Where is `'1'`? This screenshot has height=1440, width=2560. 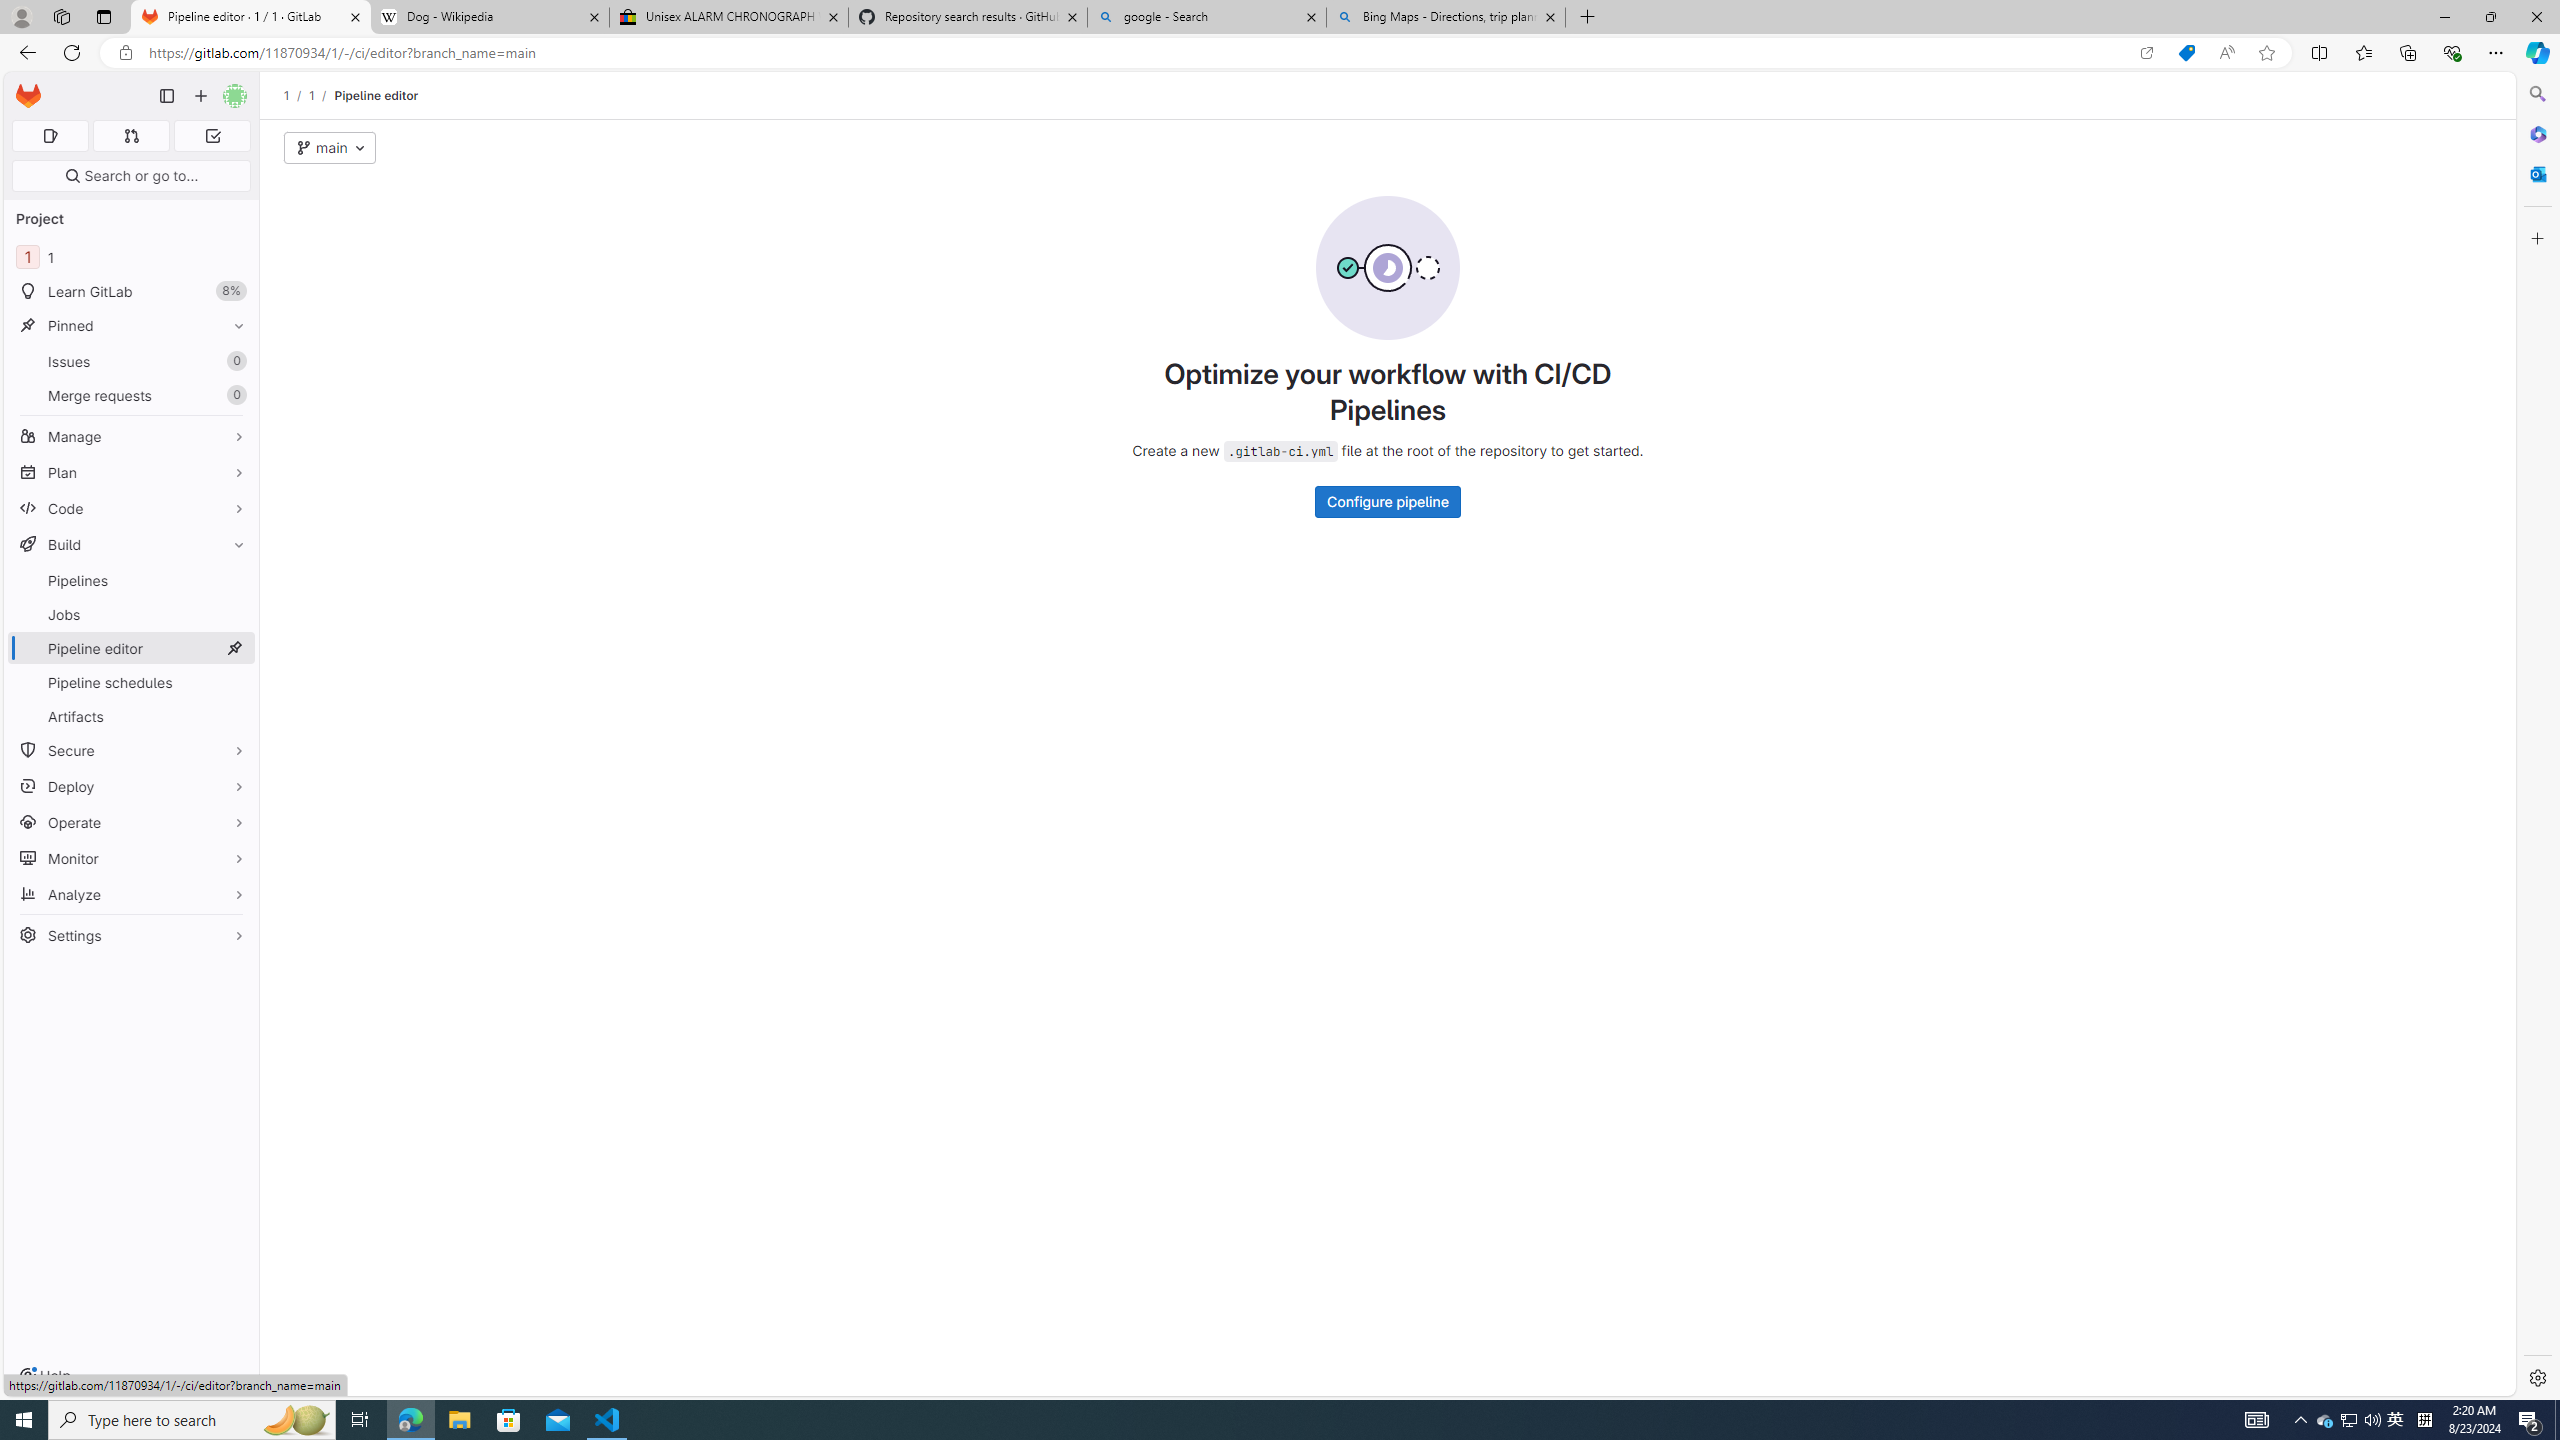
'1' is located at coordinates (311, 95).